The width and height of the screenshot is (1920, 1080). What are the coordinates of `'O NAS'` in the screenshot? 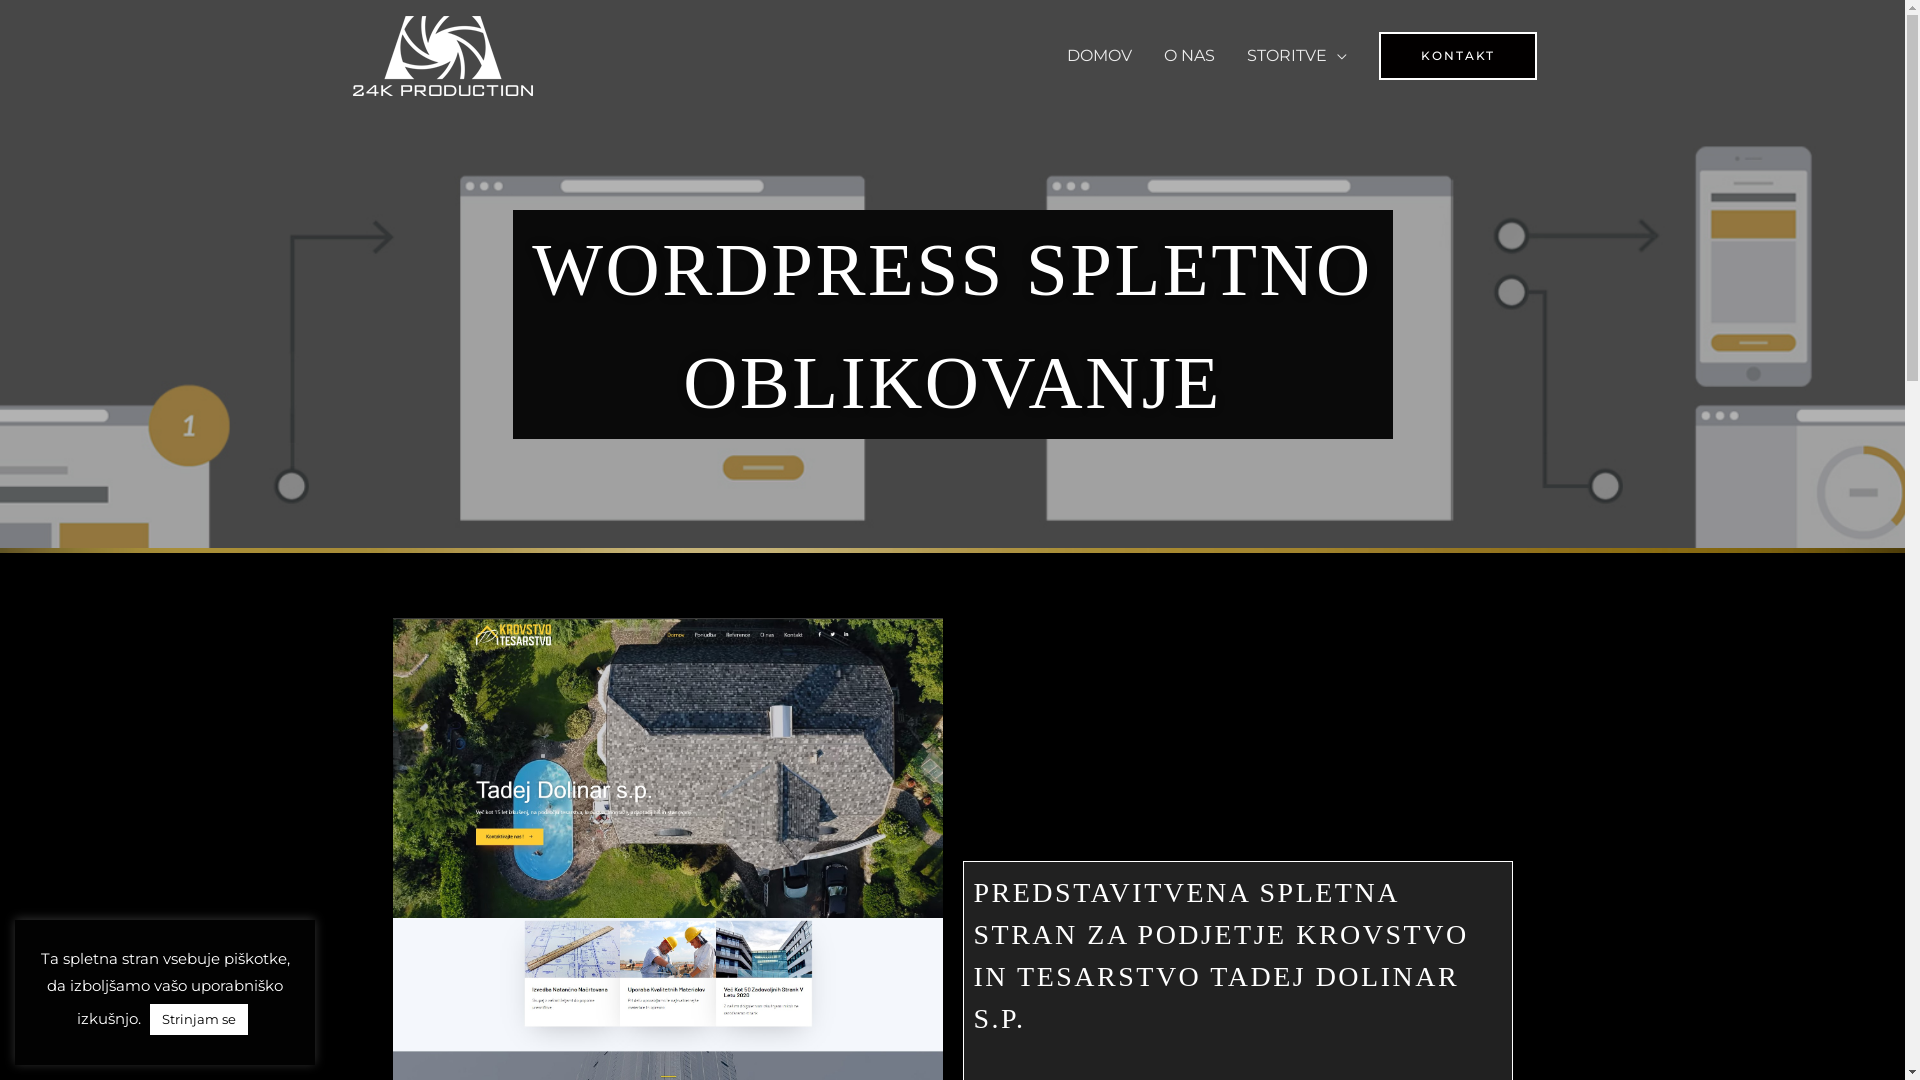 It's located at (1189, 55).